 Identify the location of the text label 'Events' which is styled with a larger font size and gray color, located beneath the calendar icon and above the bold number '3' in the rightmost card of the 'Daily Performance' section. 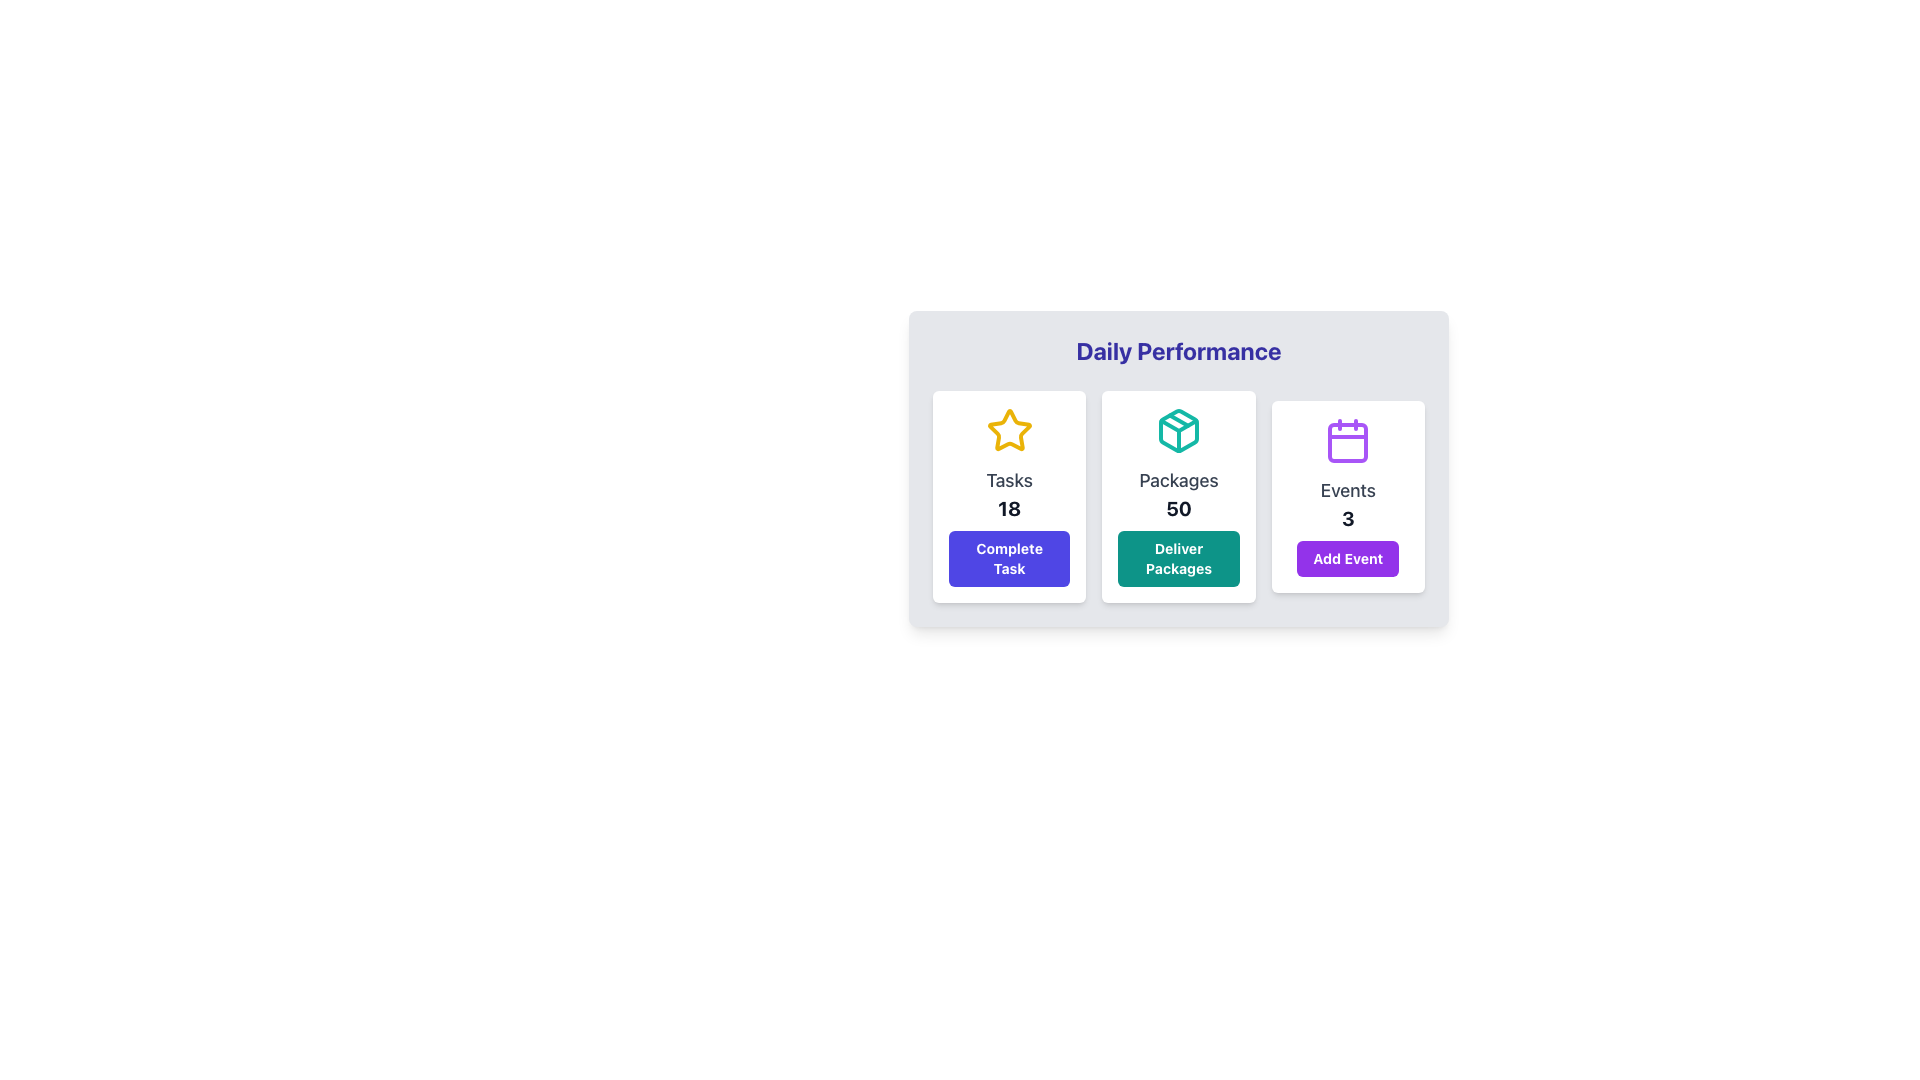
(1348, 490).